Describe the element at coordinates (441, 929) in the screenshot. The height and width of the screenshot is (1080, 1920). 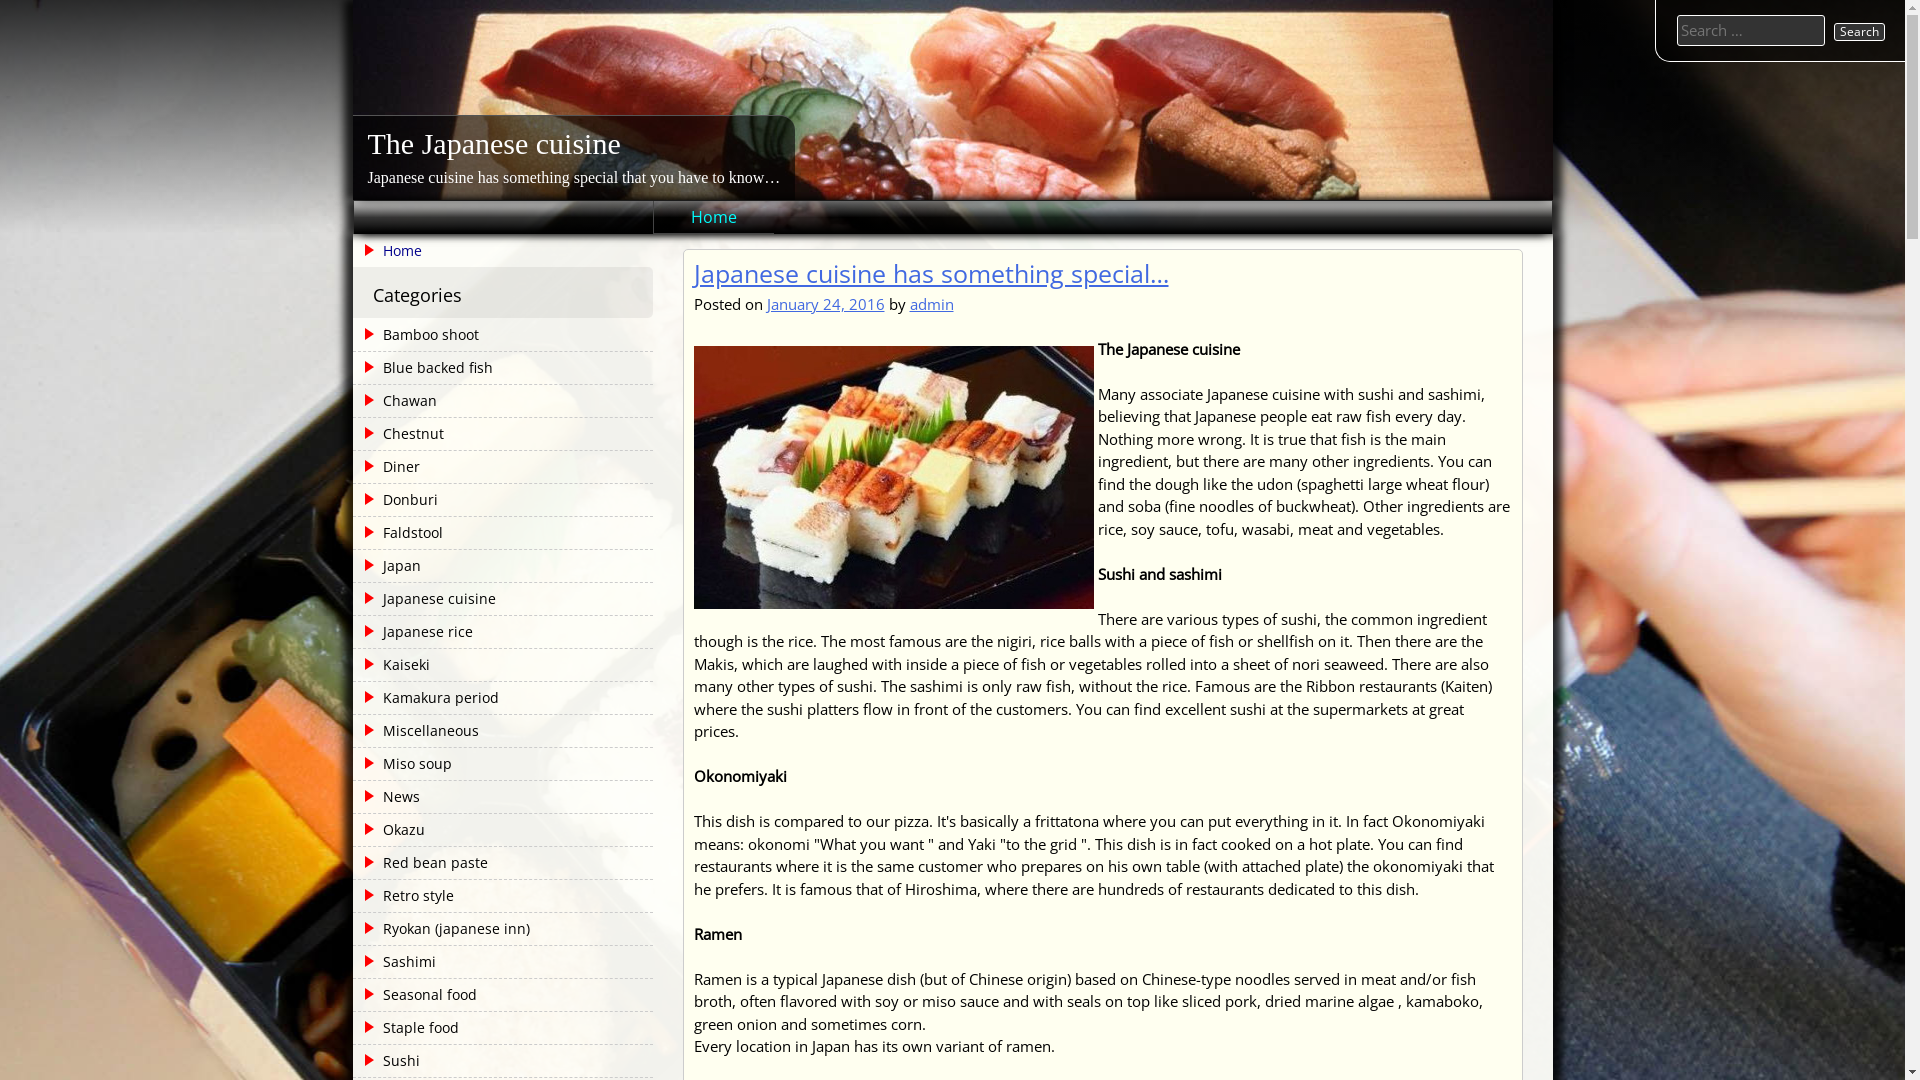
I see `'Ryokan (japanese inn)'` at that location.